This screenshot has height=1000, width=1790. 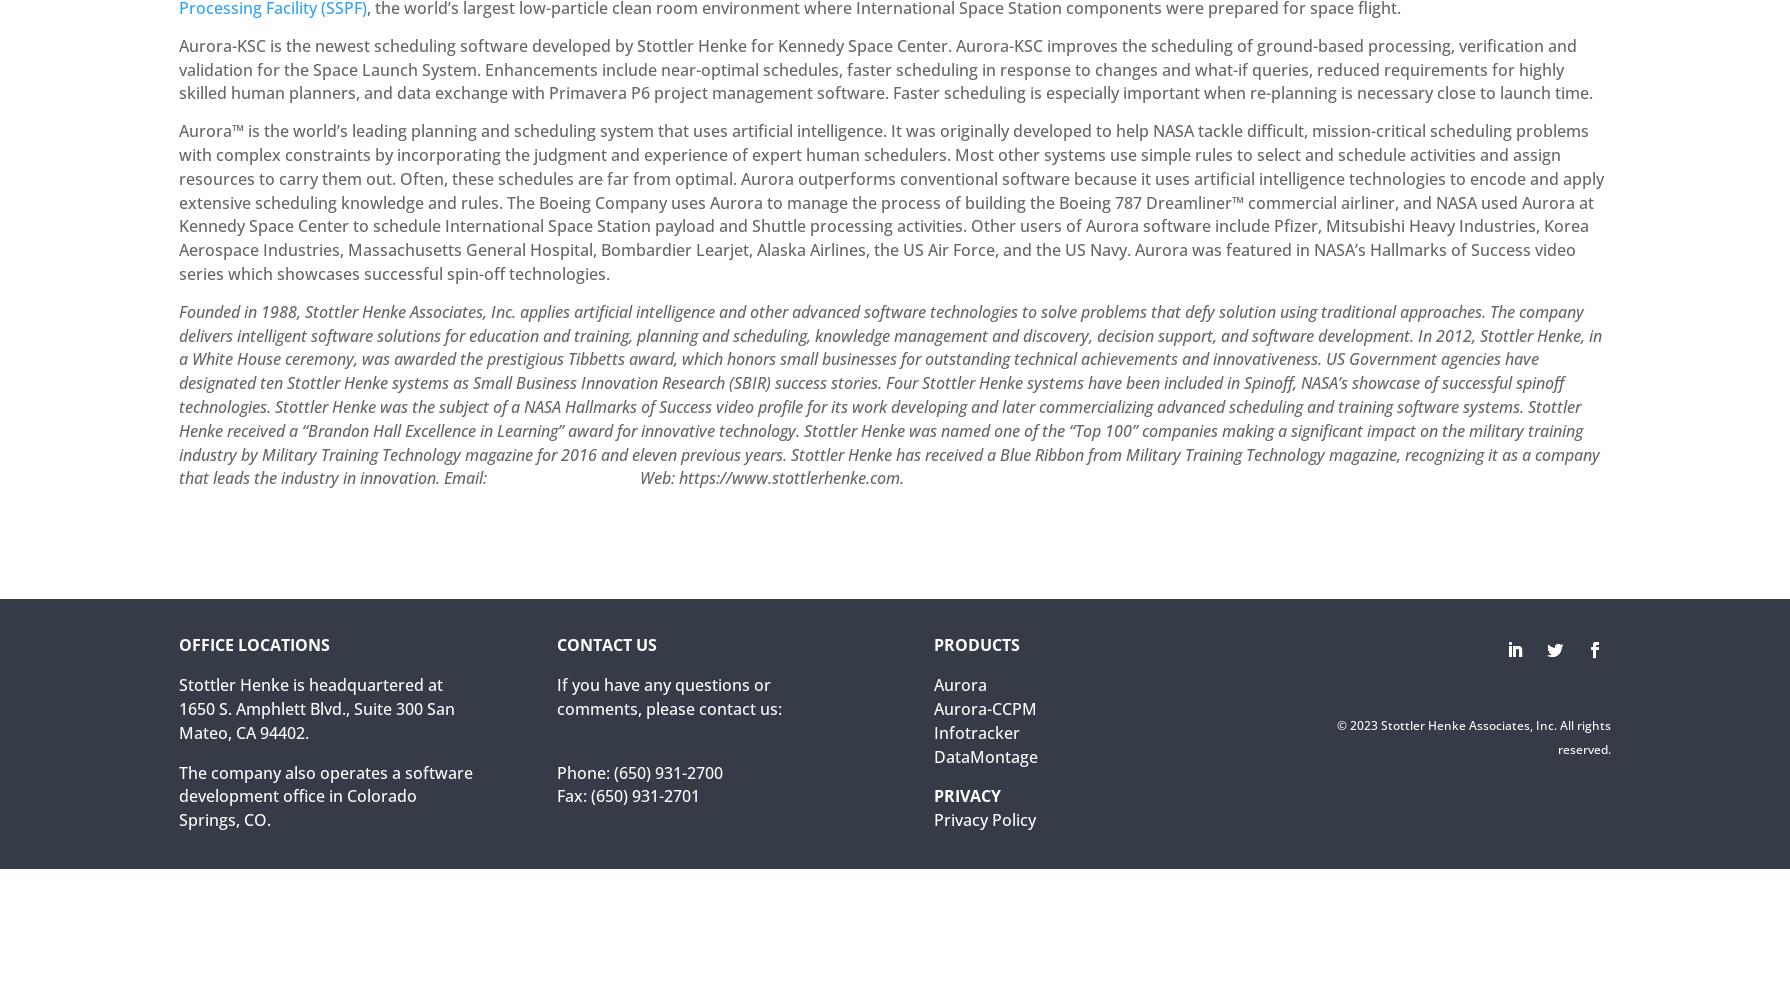 What do you see at coordinates (1471, 735) in the screenshot?
I see `'© 2023 Stottler Henke Associates, Inc. All rights reserved.'` at bounding box center [1471, 735].